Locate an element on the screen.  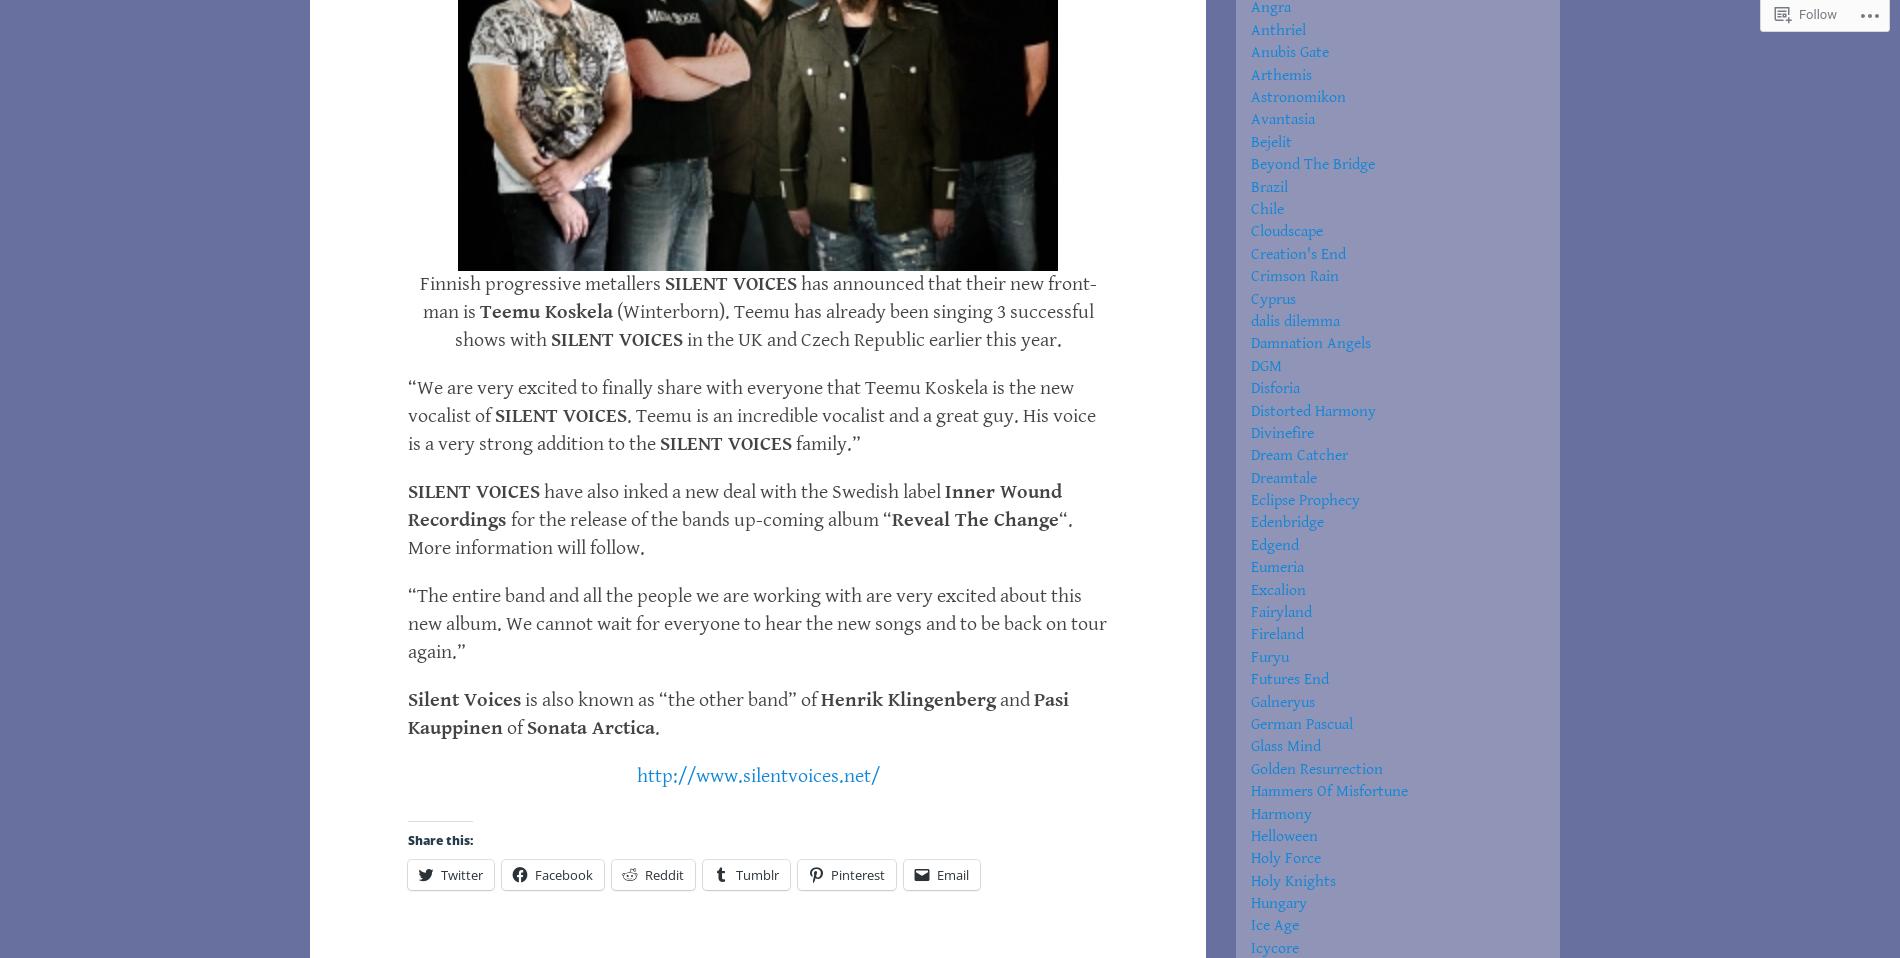
'“. More information will follow.' is located at coordinates (739, 532).